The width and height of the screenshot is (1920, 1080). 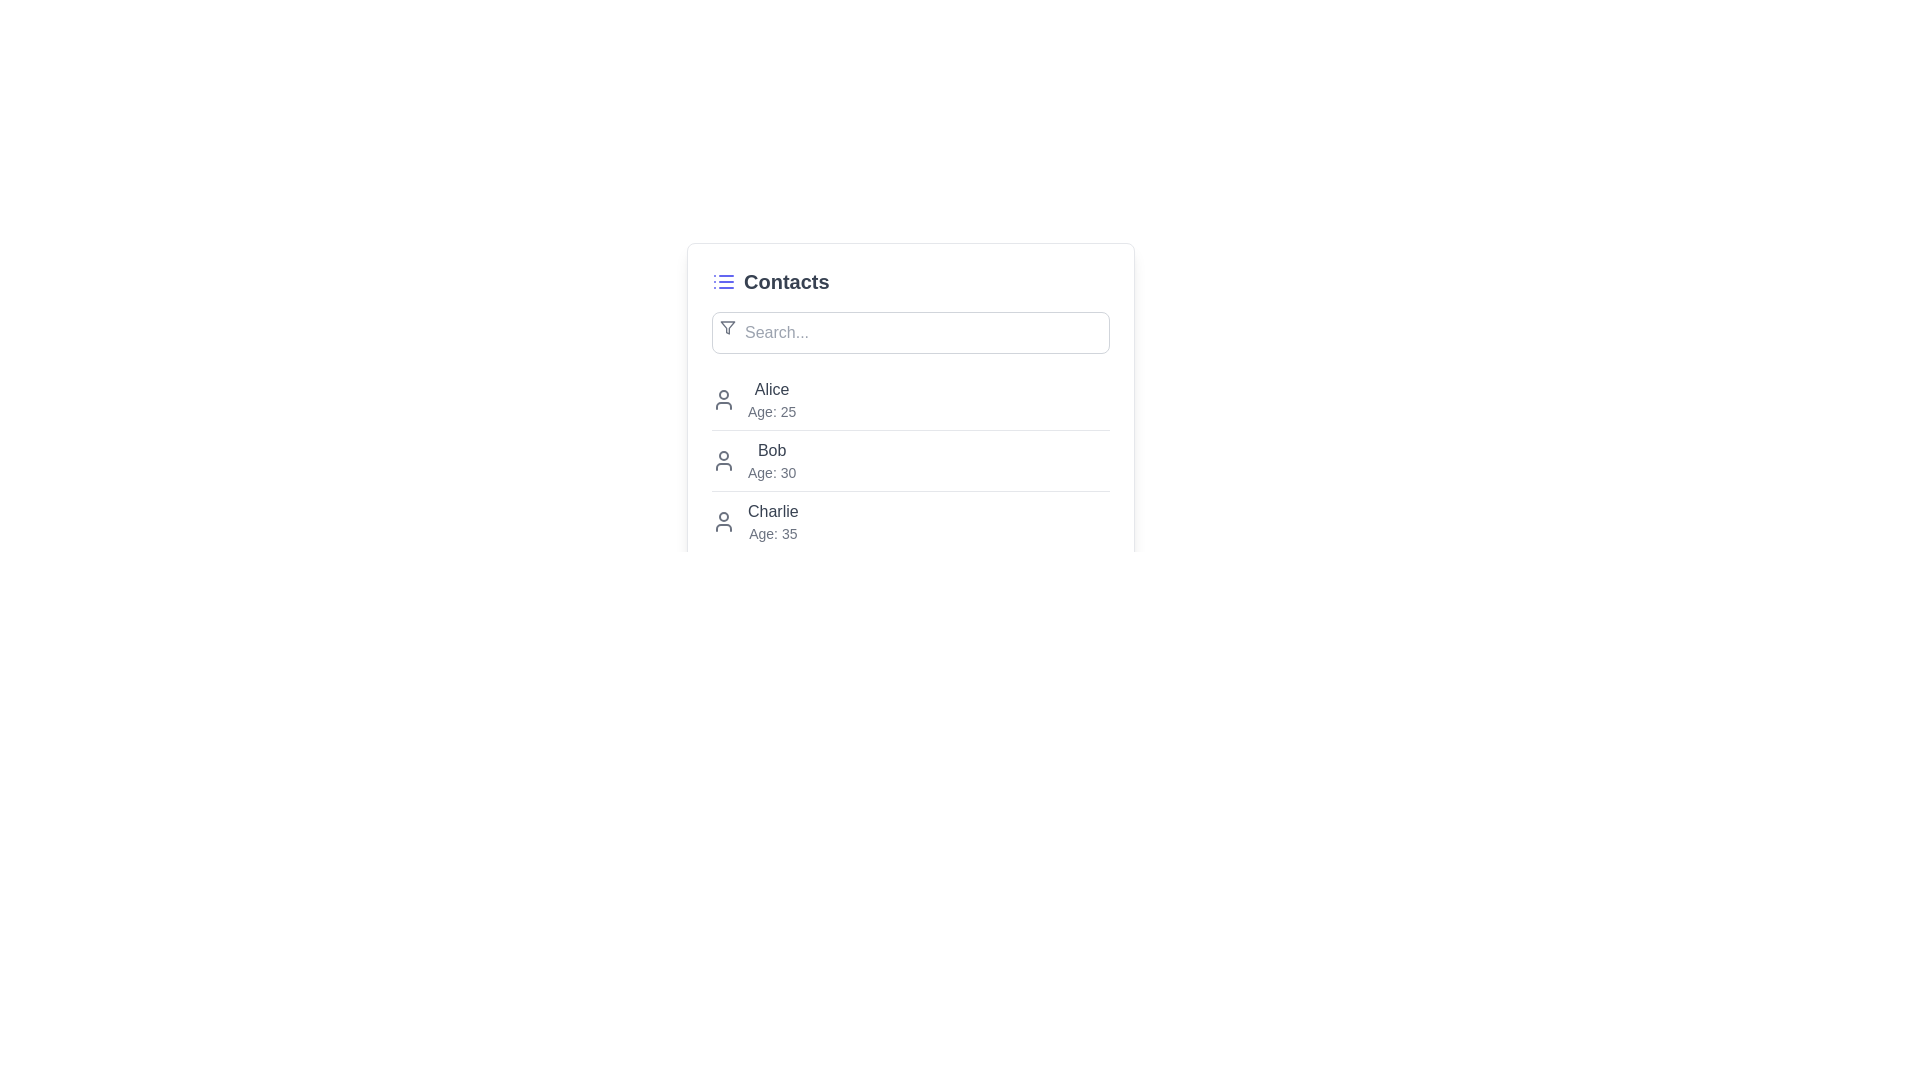 I want to click on the list item displaying the contact entry for 'Bob', which includes the name and age information, located in the 'Contacts' section, so click(x=910, y=461).